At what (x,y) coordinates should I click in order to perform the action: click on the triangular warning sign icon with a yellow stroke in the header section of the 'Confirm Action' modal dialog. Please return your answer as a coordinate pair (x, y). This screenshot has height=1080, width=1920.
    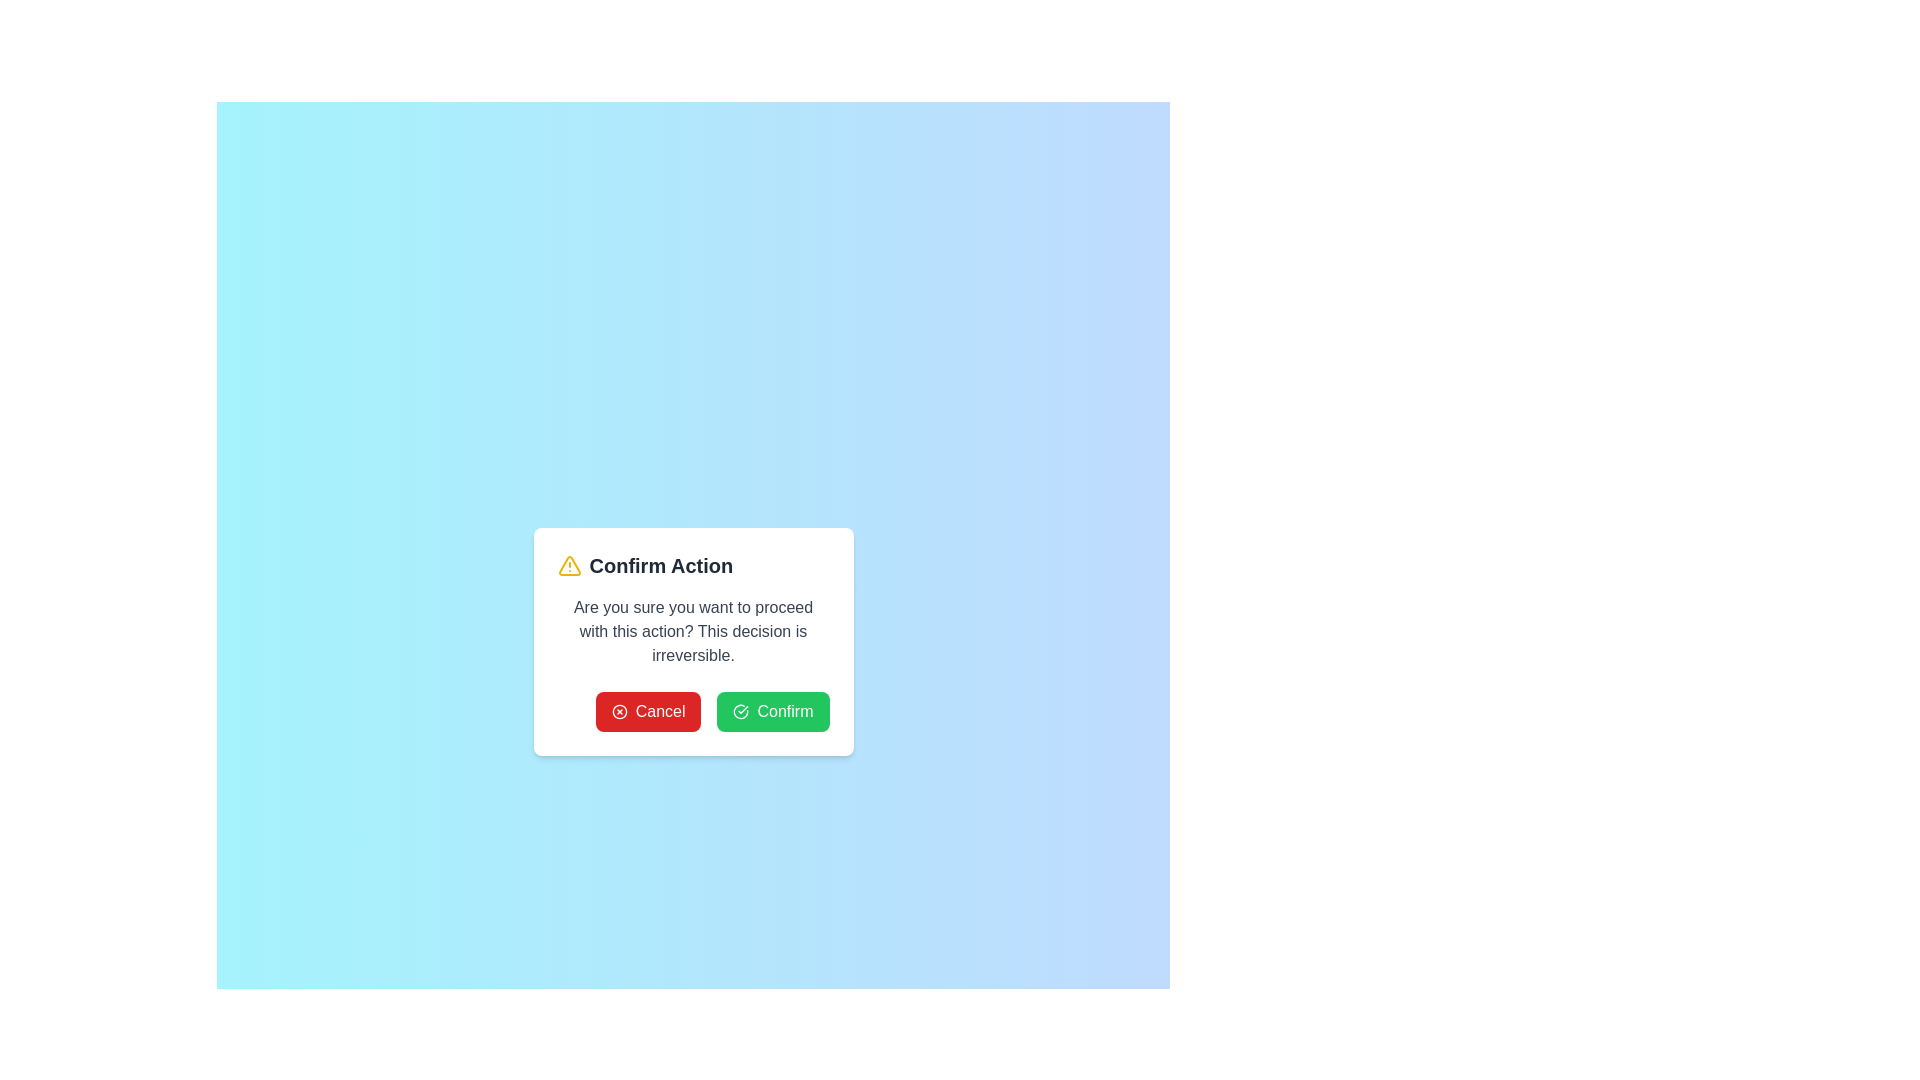
    Looking at the image, I should click on (568, 566).